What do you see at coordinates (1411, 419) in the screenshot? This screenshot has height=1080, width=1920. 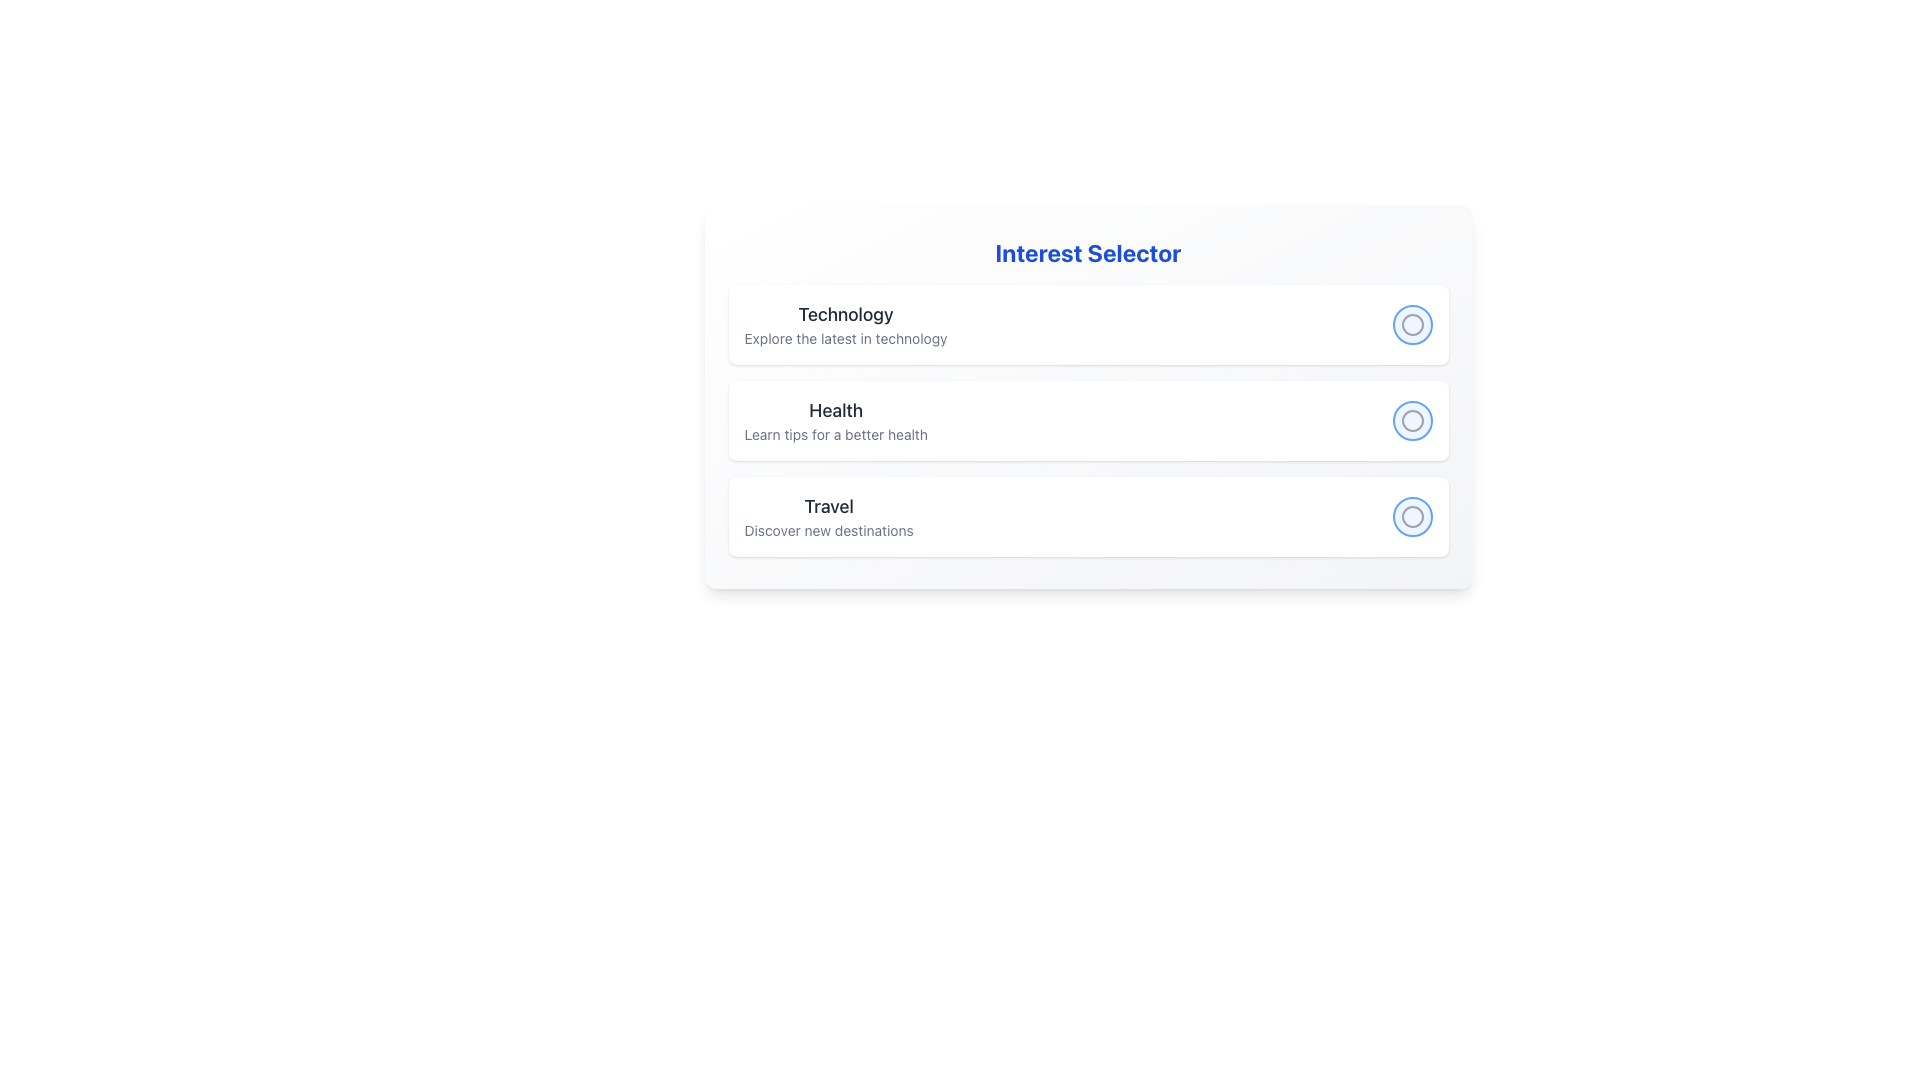 I see `the circular indicator for the 'Health' item` at bounding box center [1411, 419].